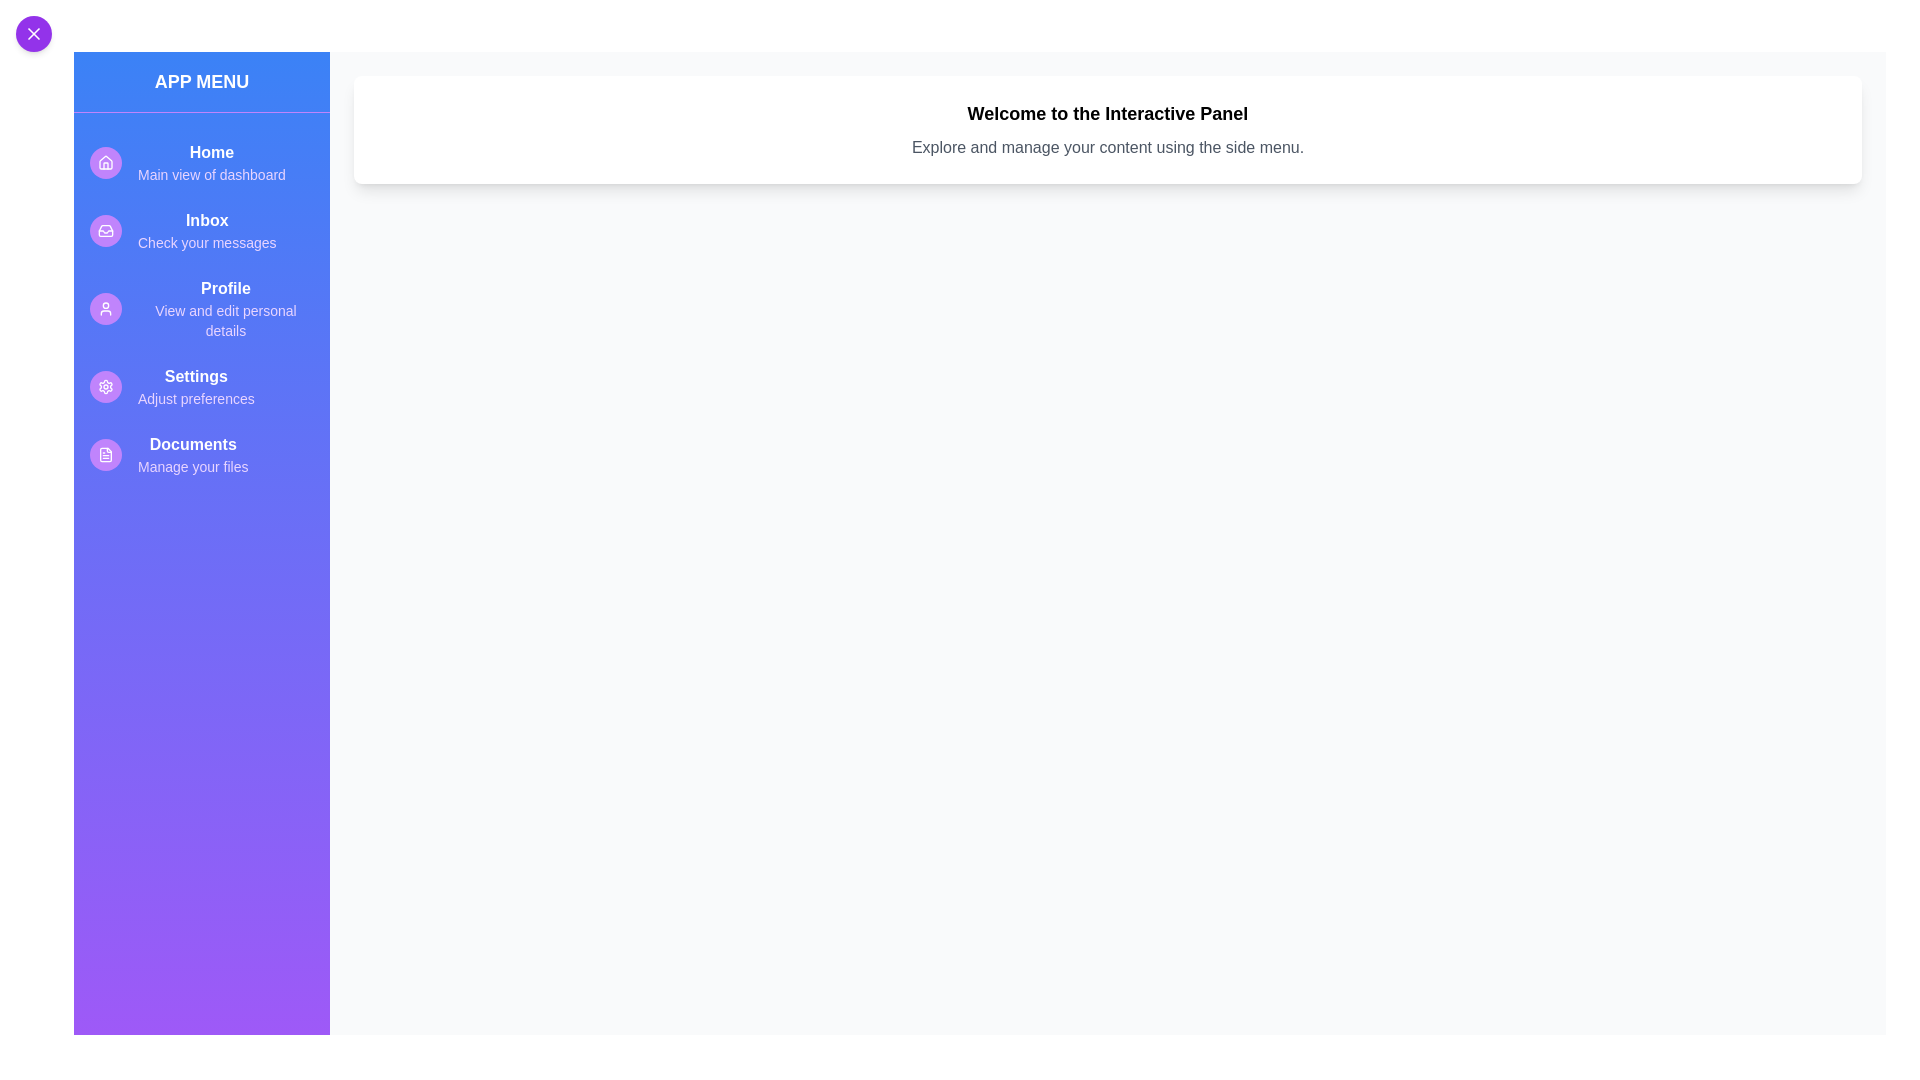 The height and width of the screenshot is (1080, 1920). Describe the element at coordinates (201, 230) in the screenshot. I see `the menu item corresponding to Inbox` at that location.